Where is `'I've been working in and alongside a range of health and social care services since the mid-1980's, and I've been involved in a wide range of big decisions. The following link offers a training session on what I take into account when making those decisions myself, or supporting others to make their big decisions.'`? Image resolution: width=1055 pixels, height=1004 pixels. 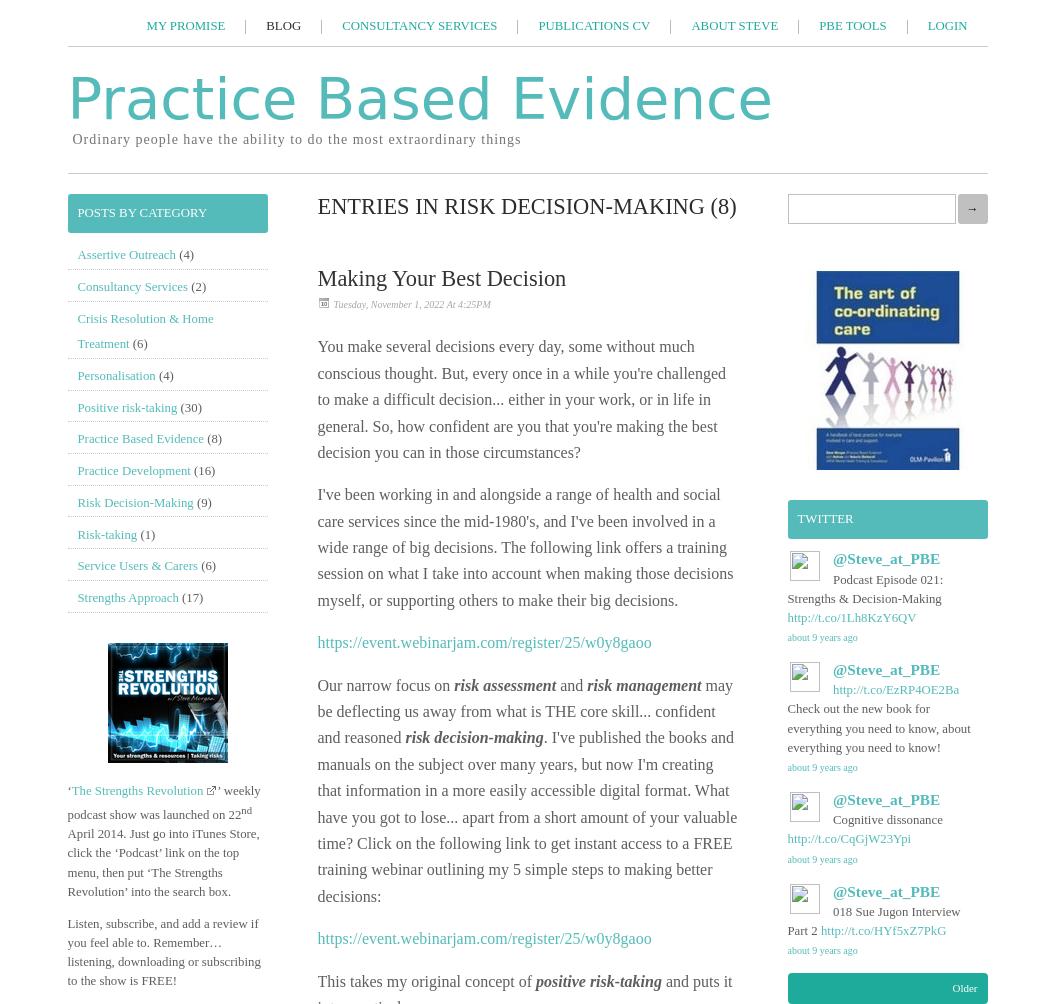 'I've been working in and alongside a range of health and social care services since the mid-1980's, and I've been involved in a wide range of big decisions. The following link offers a training session on what I take into account when making those decisions myself, or supporting others to make their big decisions.' is located at coordinates (524, 546).